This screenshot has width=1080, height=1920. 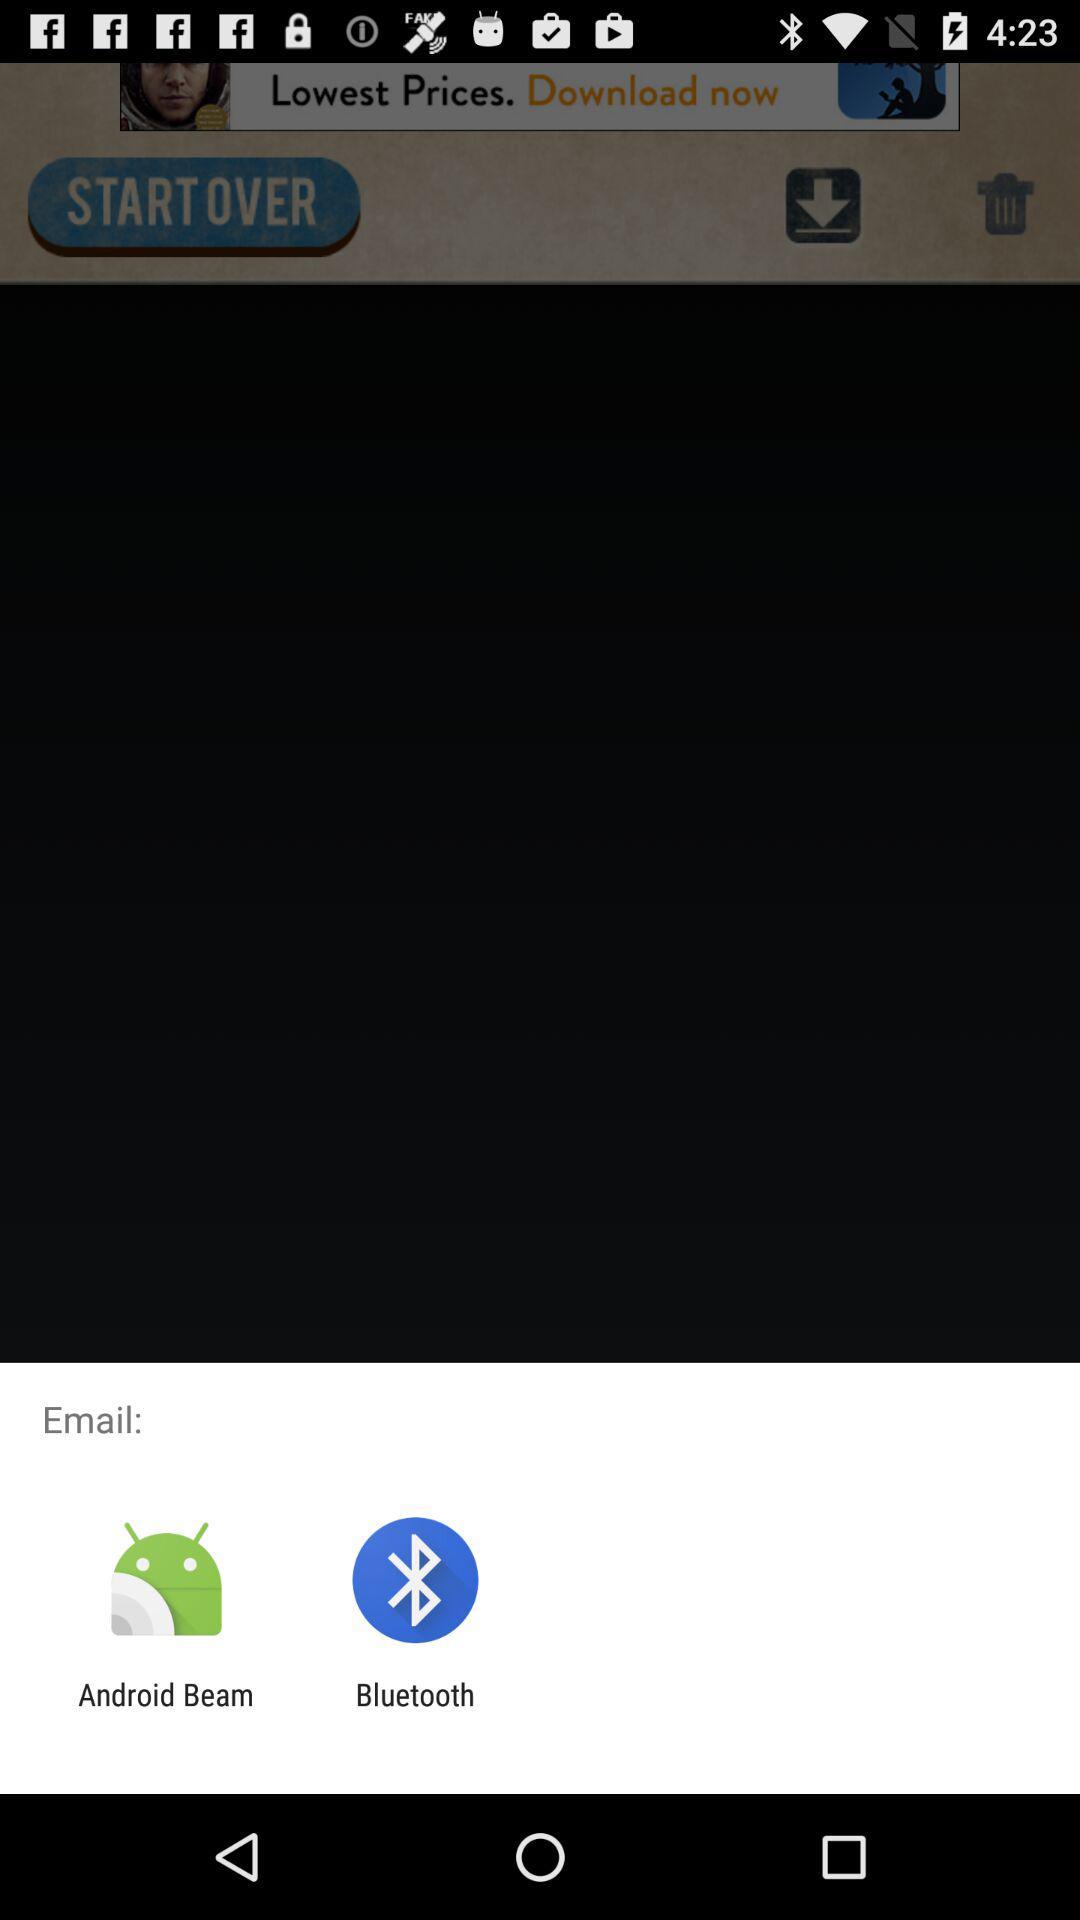 What do you see at coordinates (165, 1711) in the screenshot?
I see `item to the left of bluetooth icon` at bounding box center [165, 1711].